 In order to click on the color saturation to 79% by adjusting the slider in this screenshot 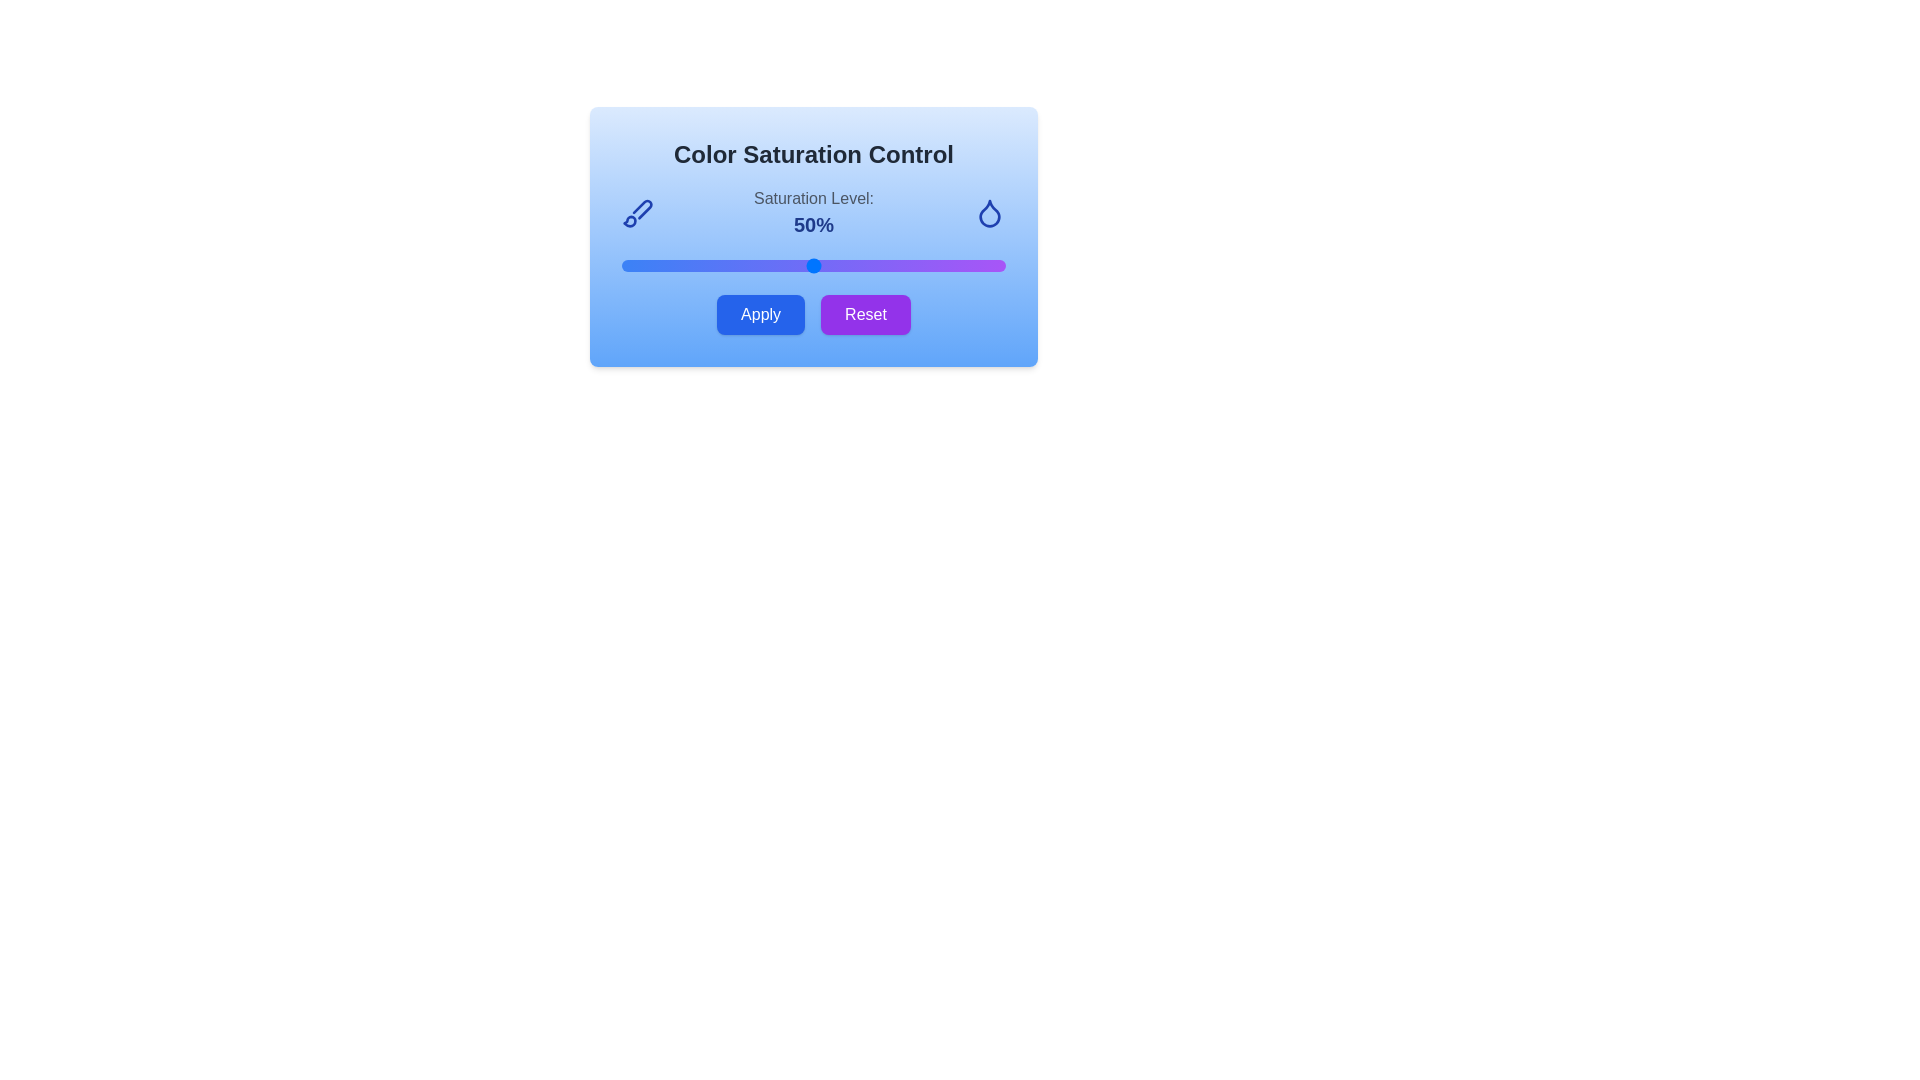, I will do `click(924, 265)`.